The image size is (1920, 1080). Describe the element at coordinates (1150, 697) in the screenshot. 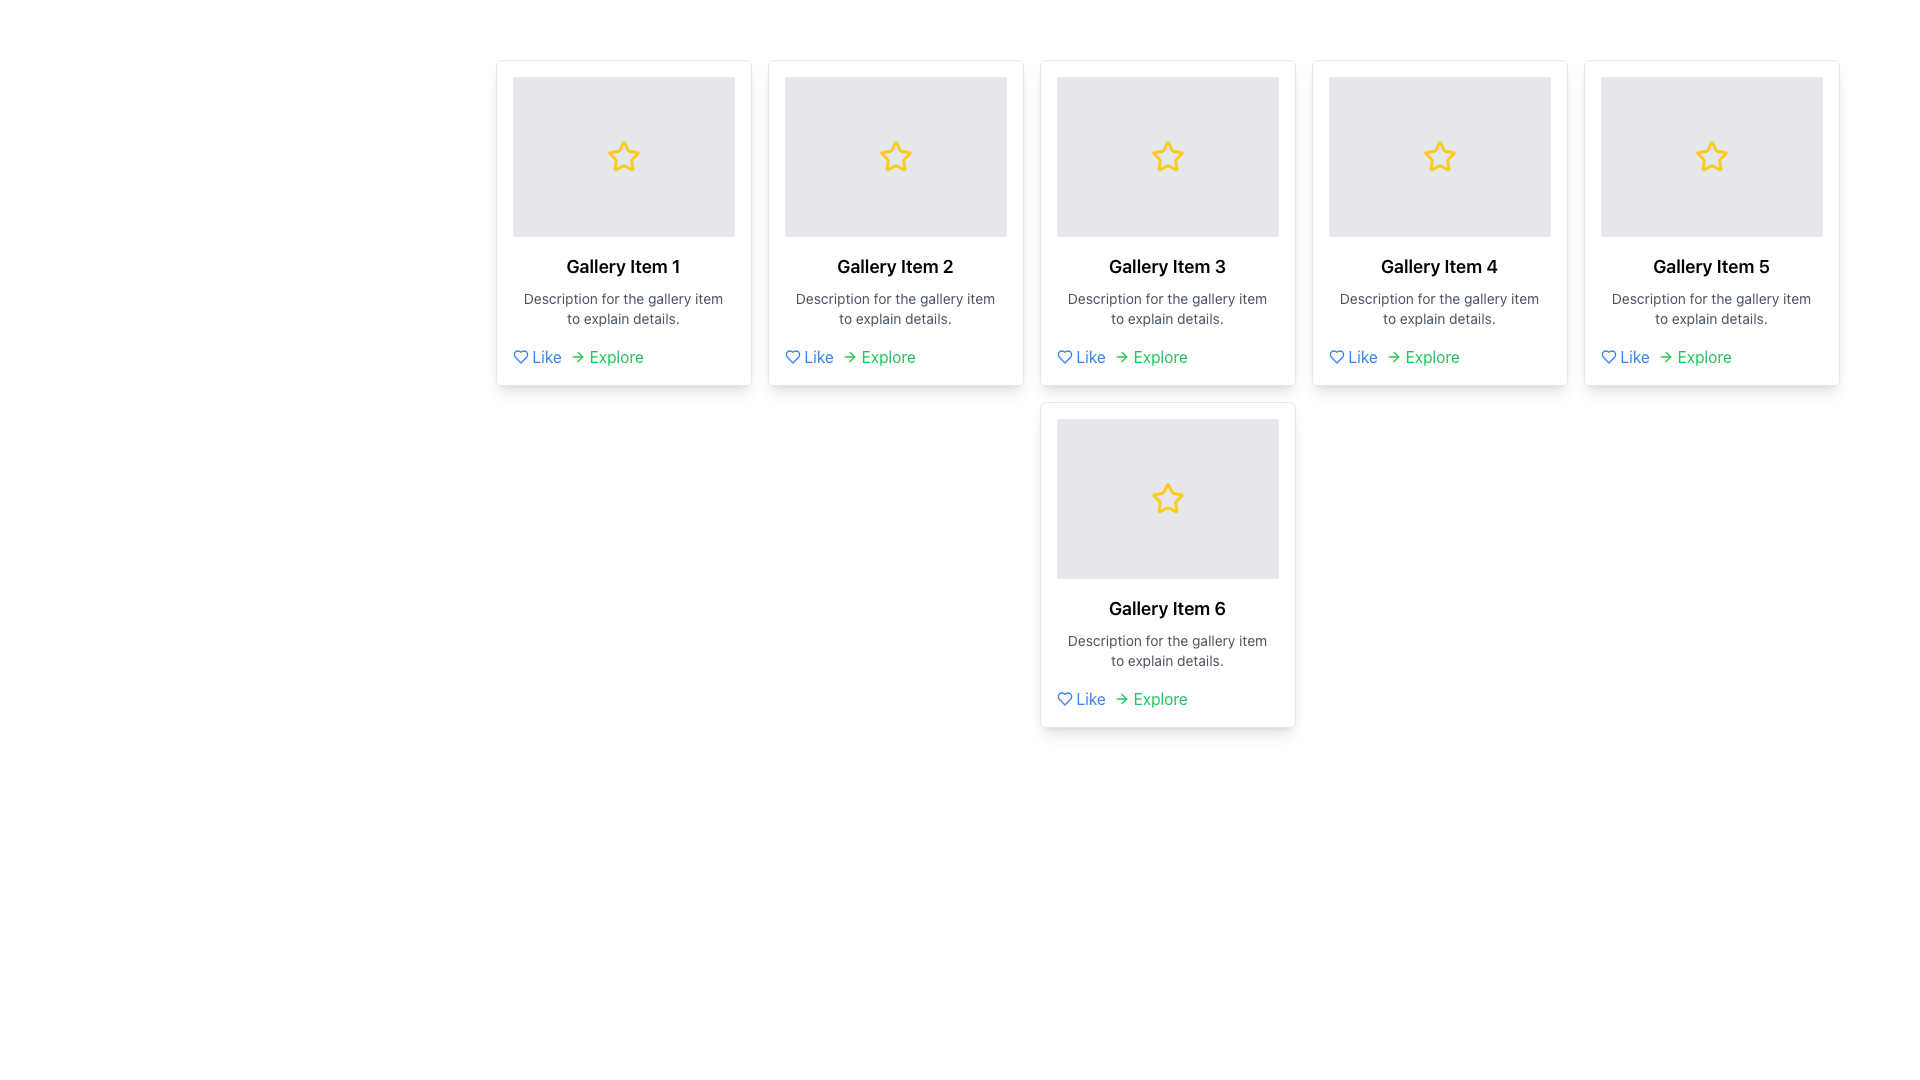

I see `the green interactive text link labeled 'Explore' with an arrow icon, located in the bottom right corner of the 'Gallery Item 6' card` at that location.